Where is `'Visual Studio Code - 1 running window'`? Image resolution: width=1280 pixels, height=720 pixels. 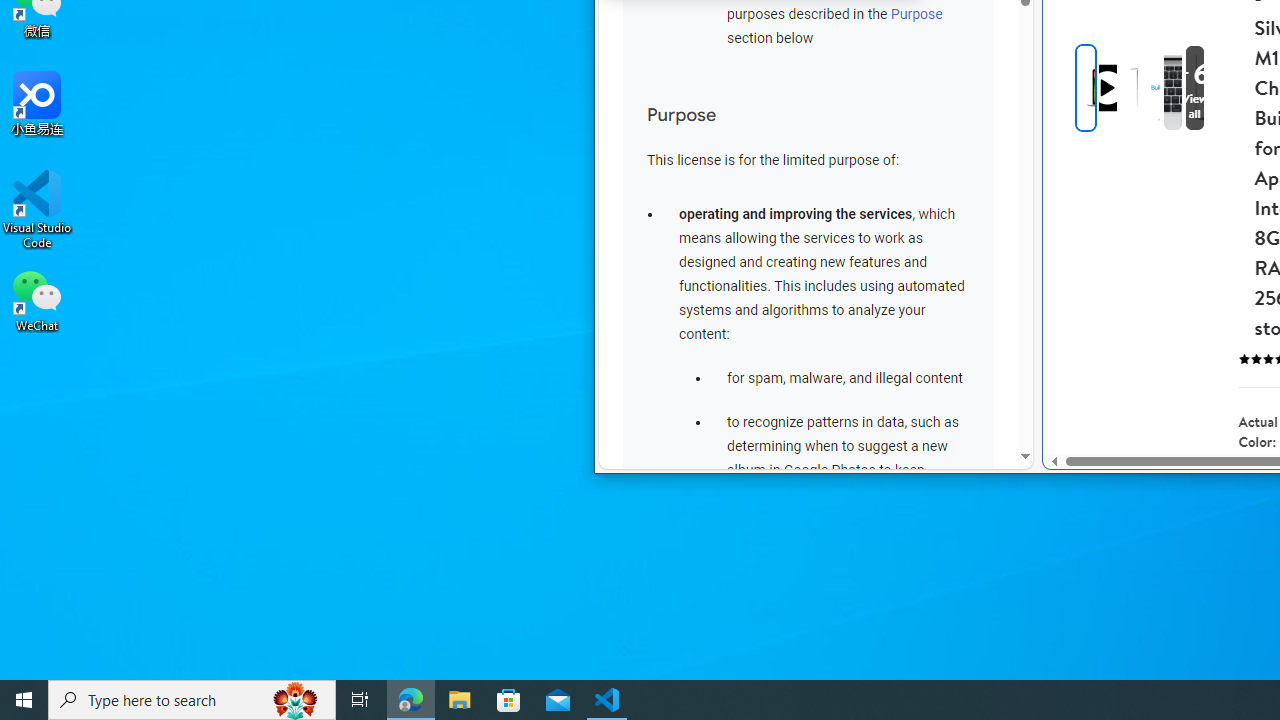
'Visual Studio Code - 1 running window' is located at coordinates (606, 698).